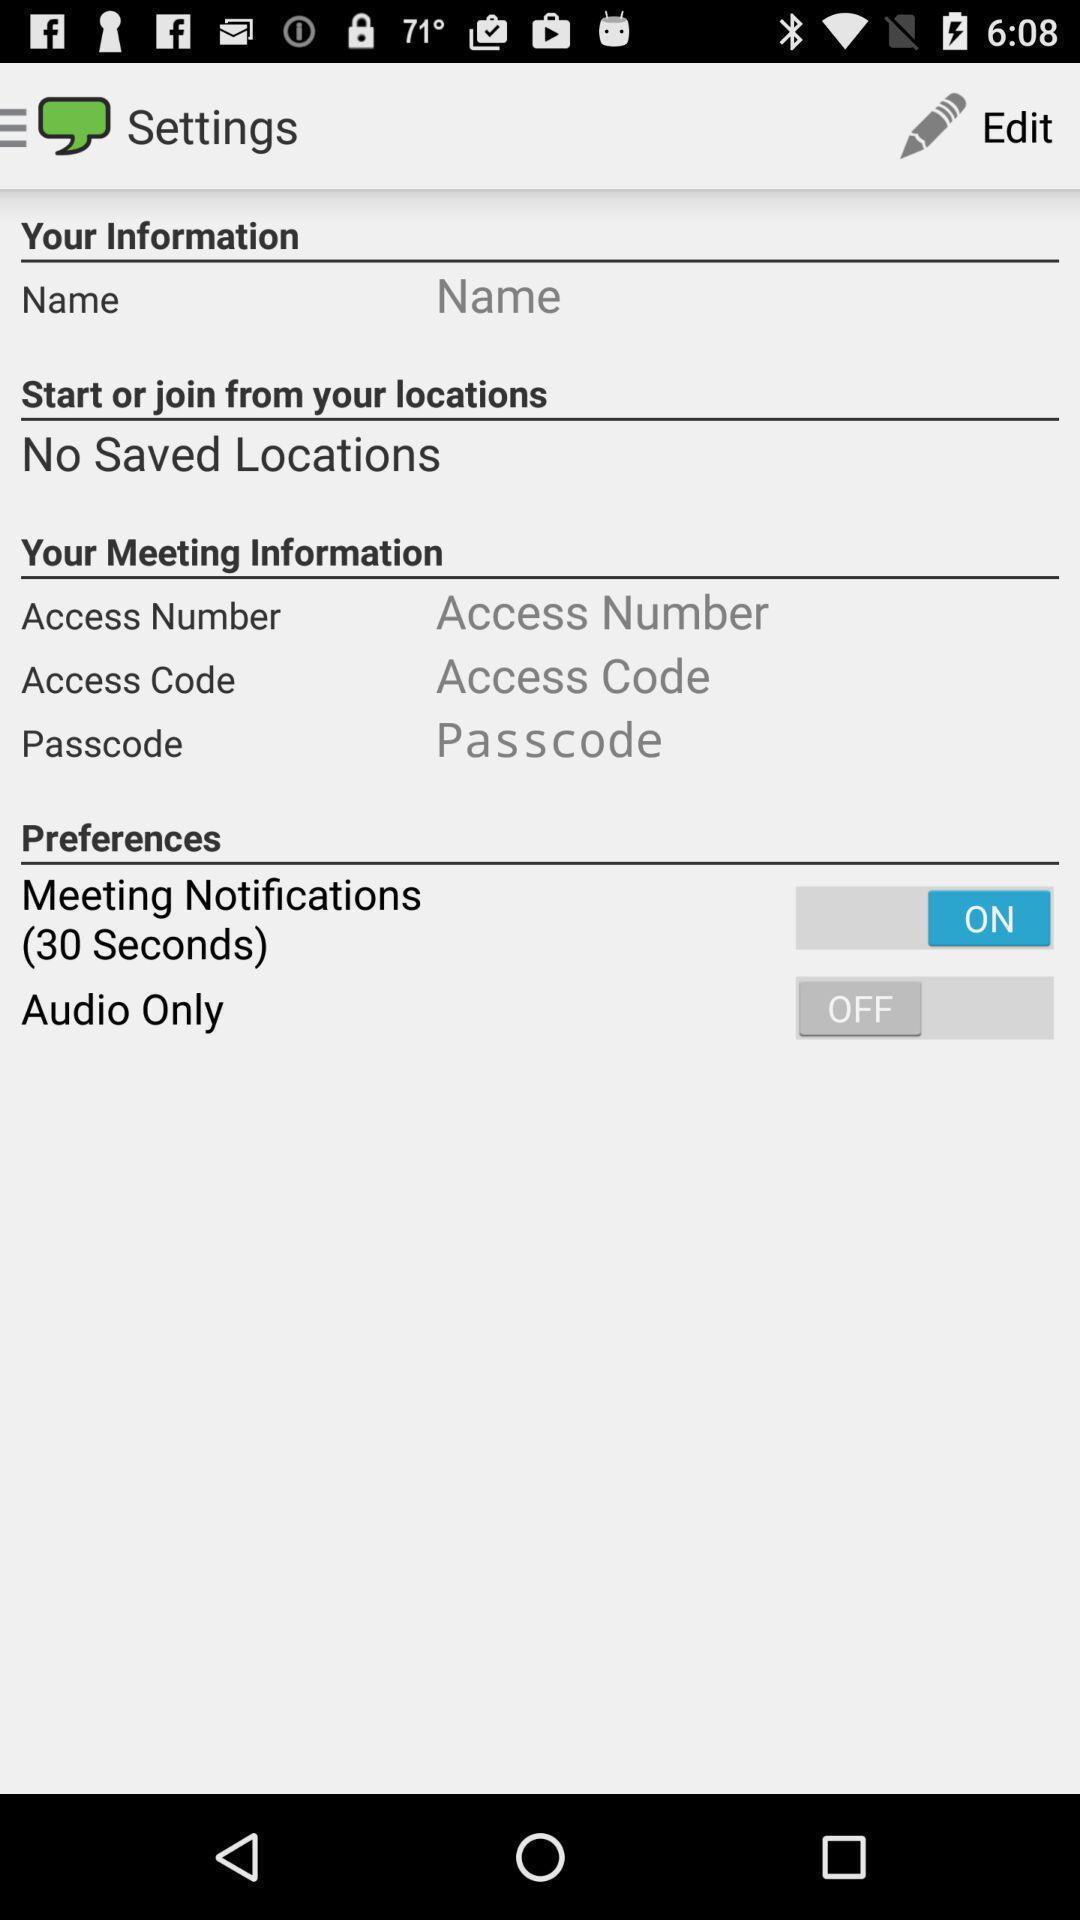 The height and width of the screenshot is (1920, 1080). Describe the element at coordinates (540, 916) in the screenshot. I see `the meeting notifications 30` at that location.